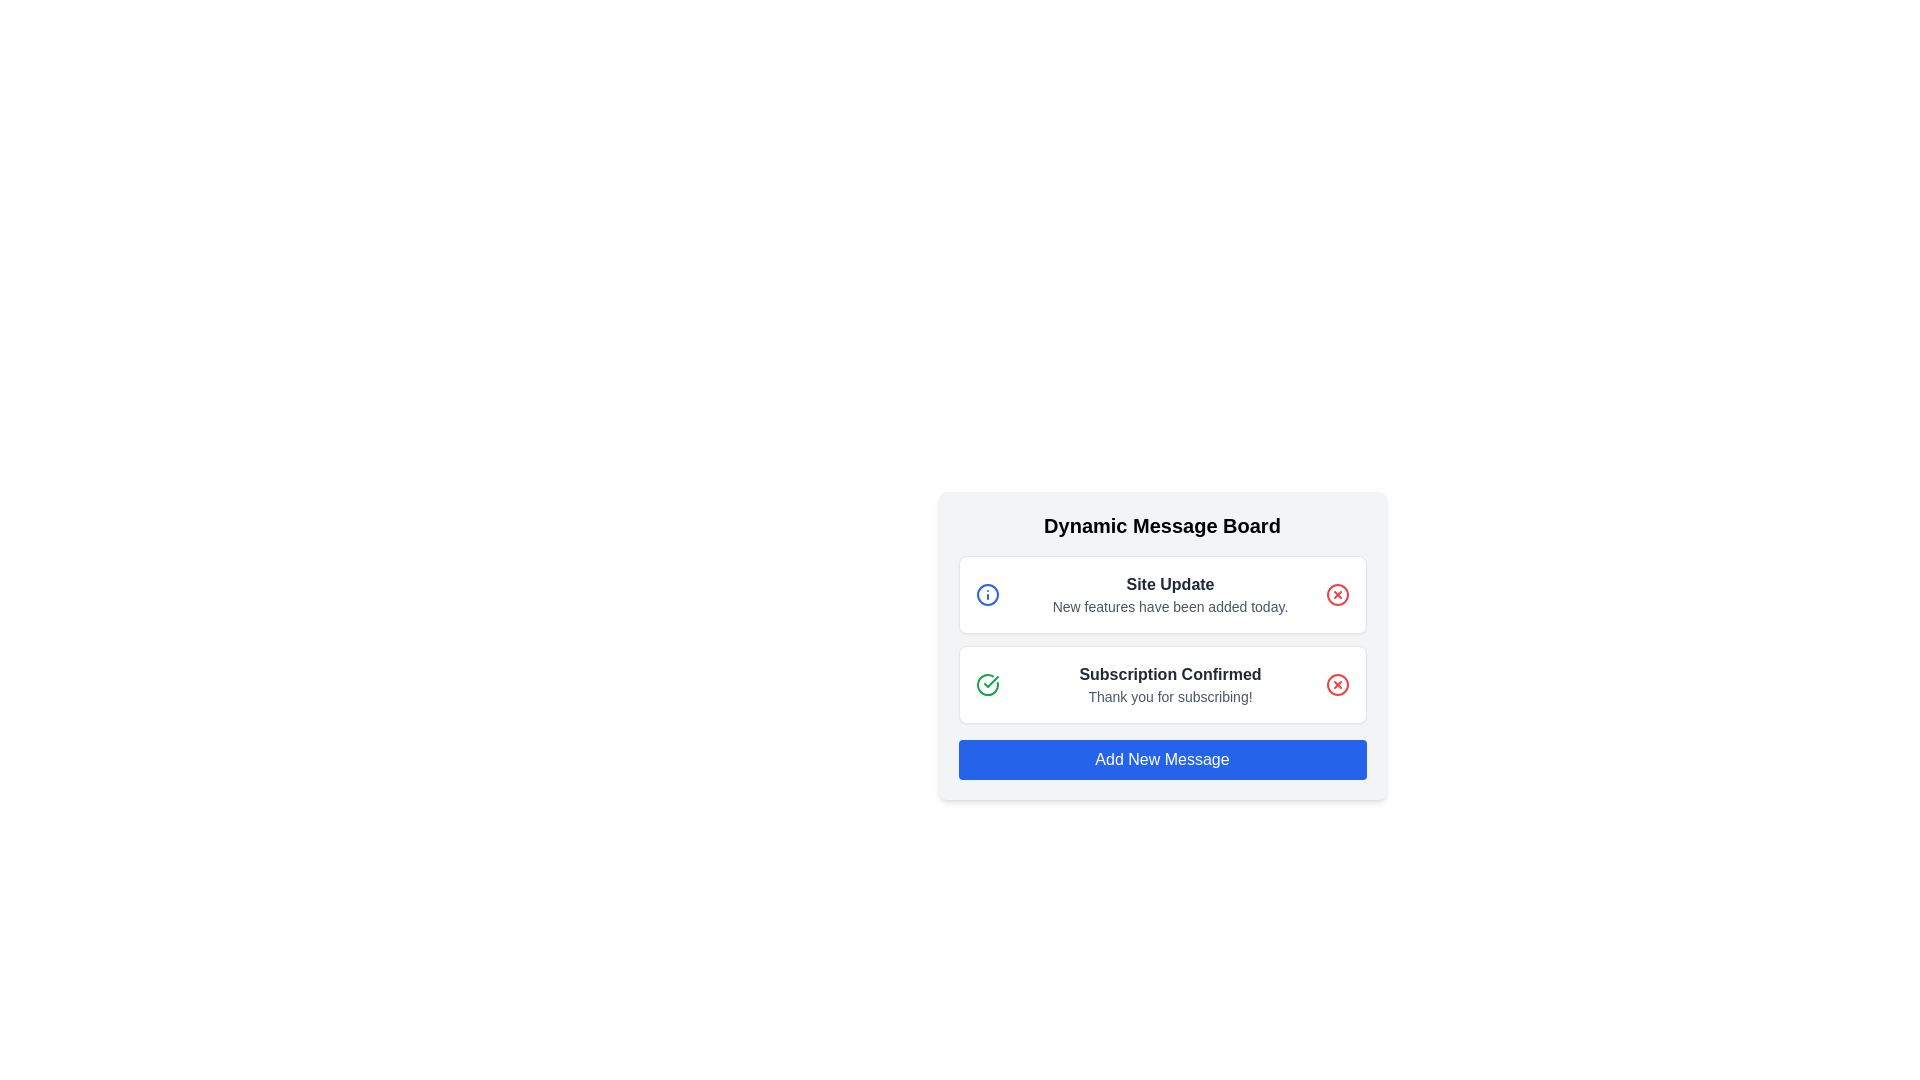  What do you see at coordinates (1337, 684) in the screenshot?
I see `the cancel or delete action icon located to the far right of the 'Subscription Confirmed' message in the list item` at bounding box center [1337, 684].